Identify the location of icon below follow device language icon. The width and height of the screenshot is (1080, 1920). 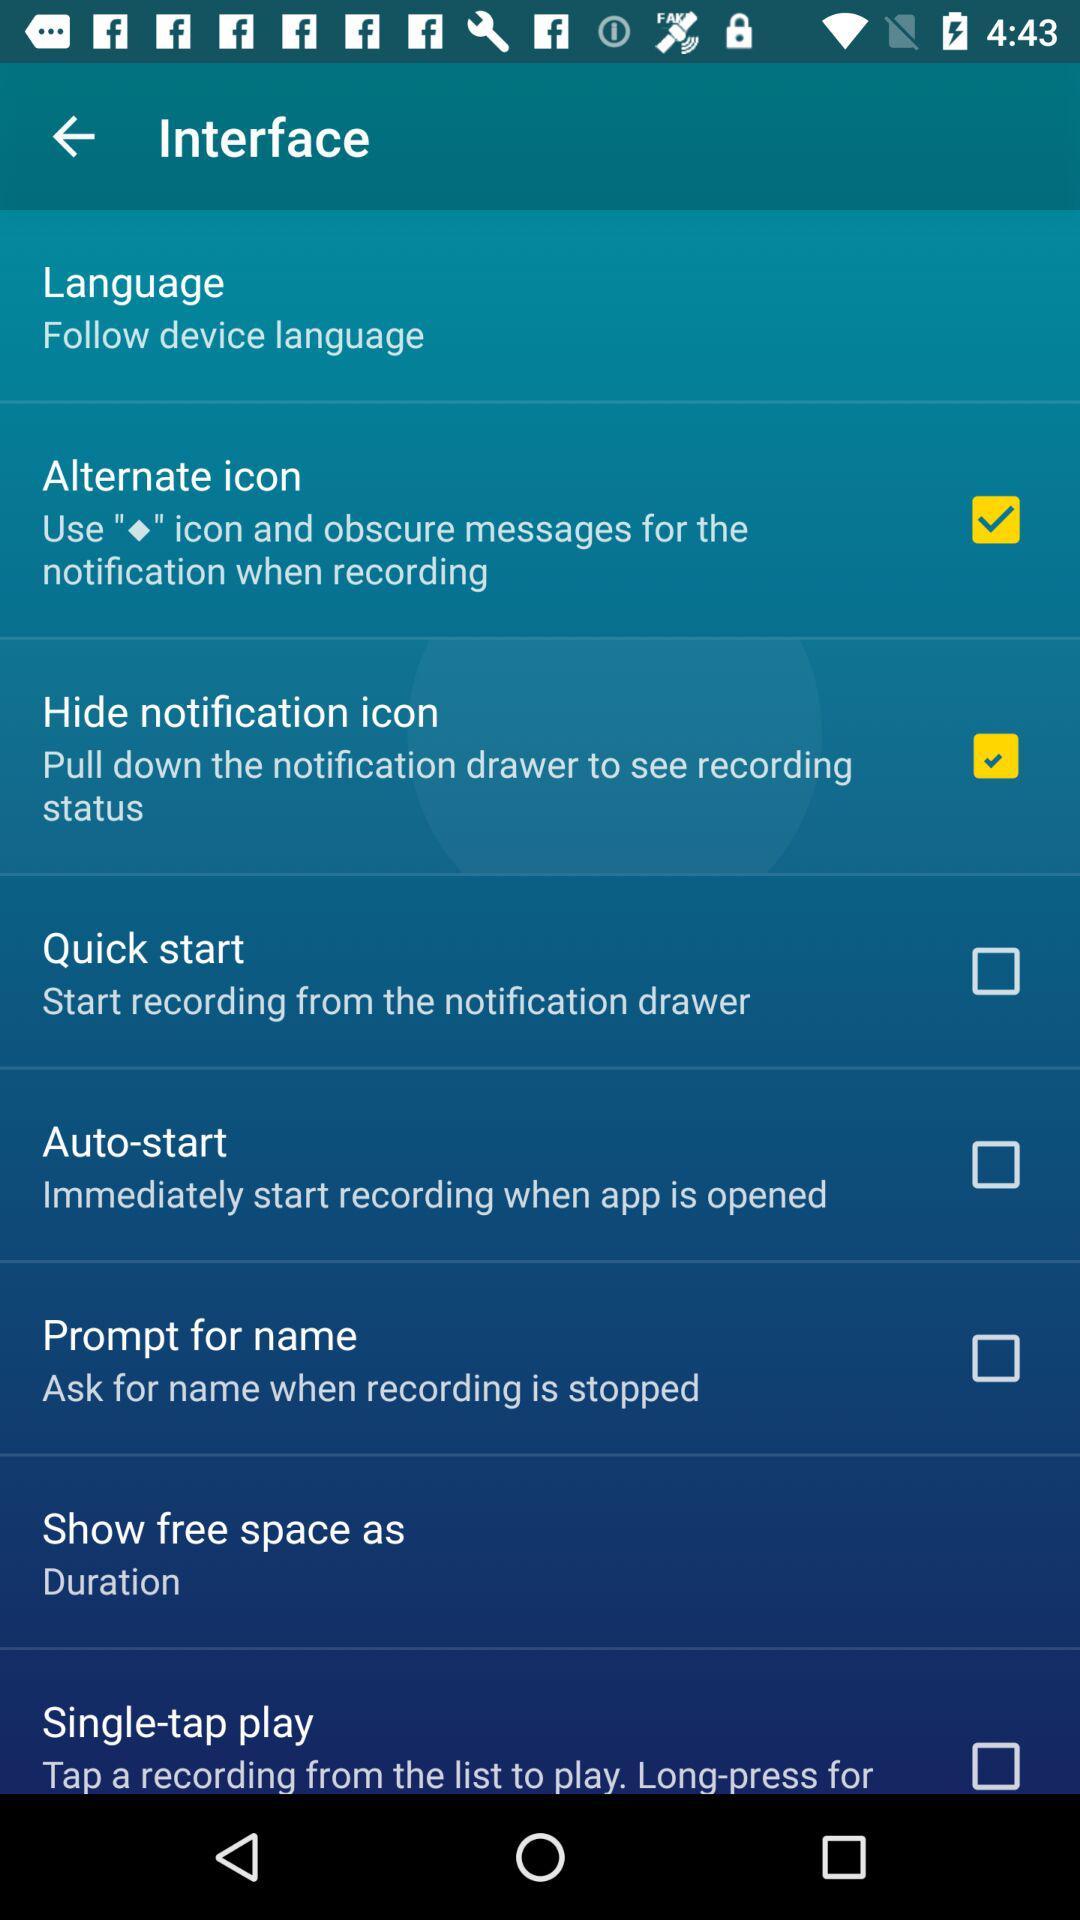
(171, 473).